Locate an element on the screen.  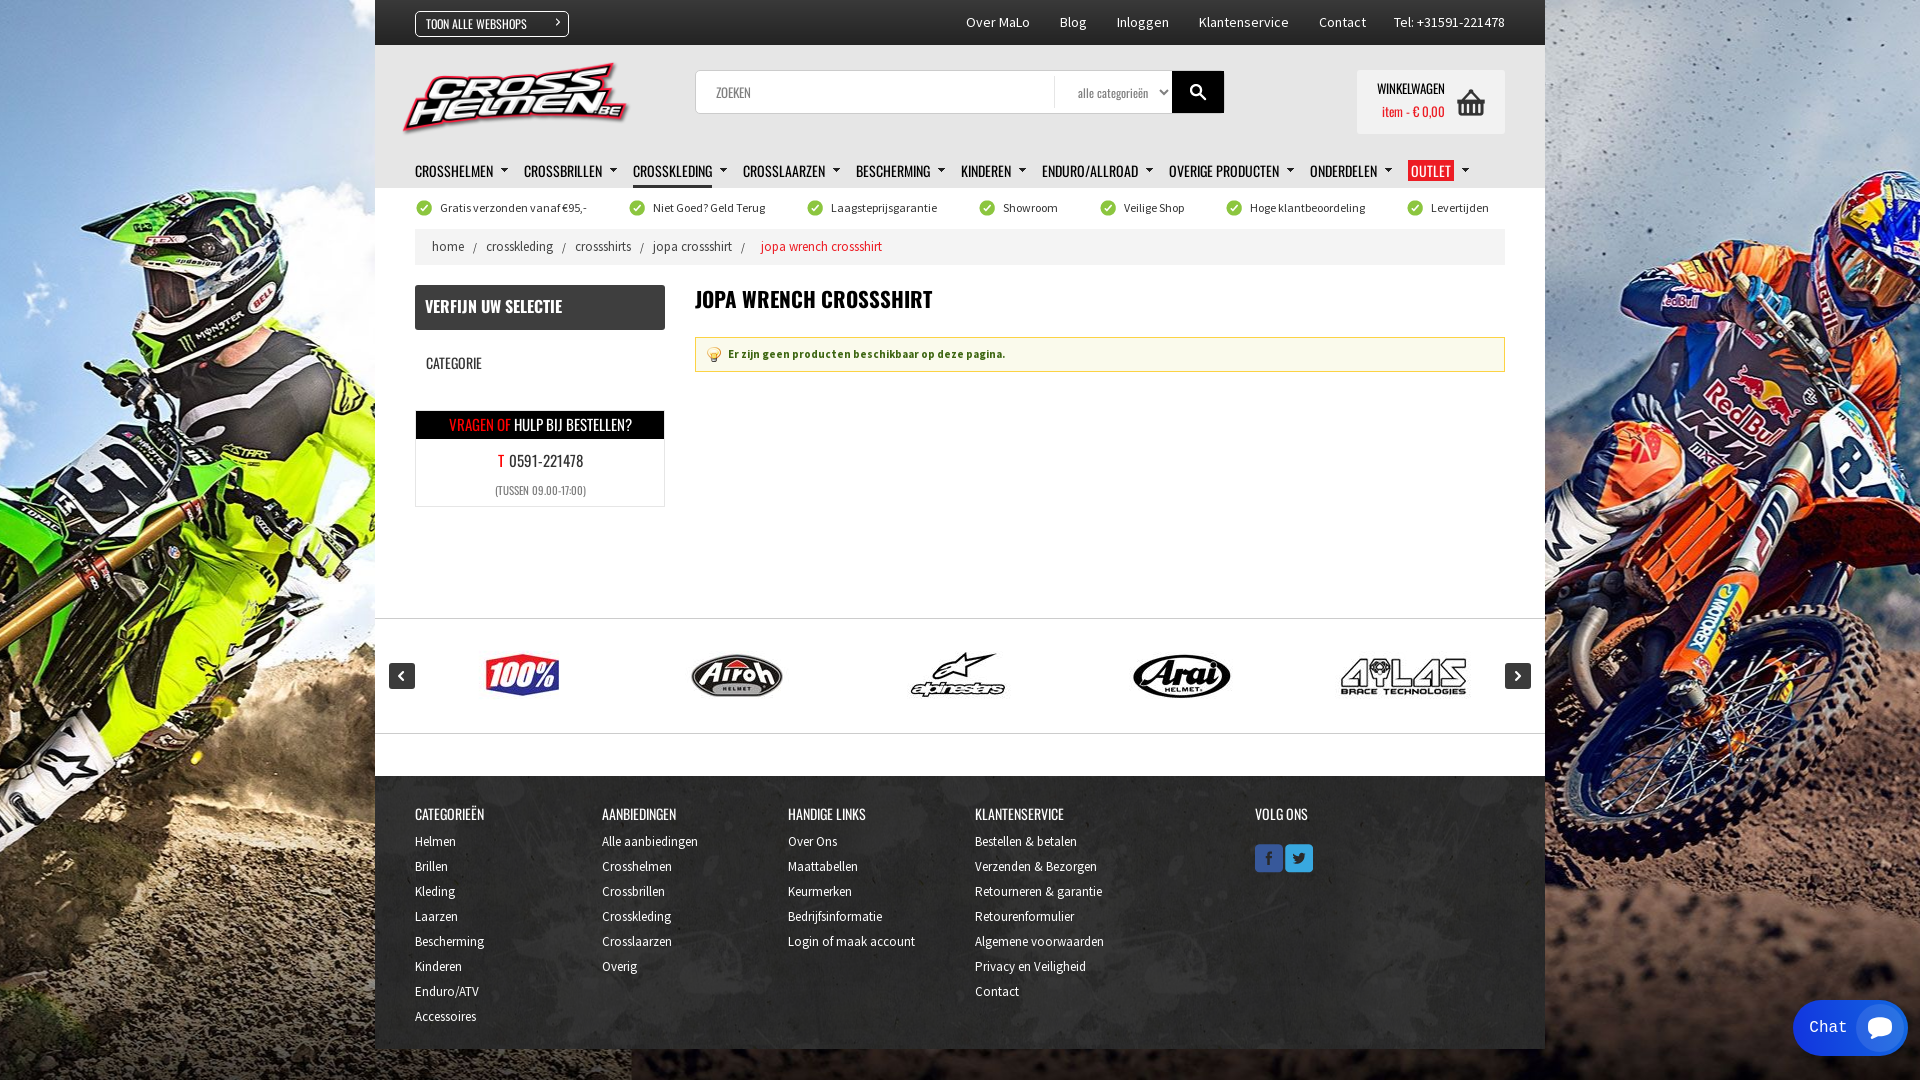
'Overig' is located at coordinates (618, 965).